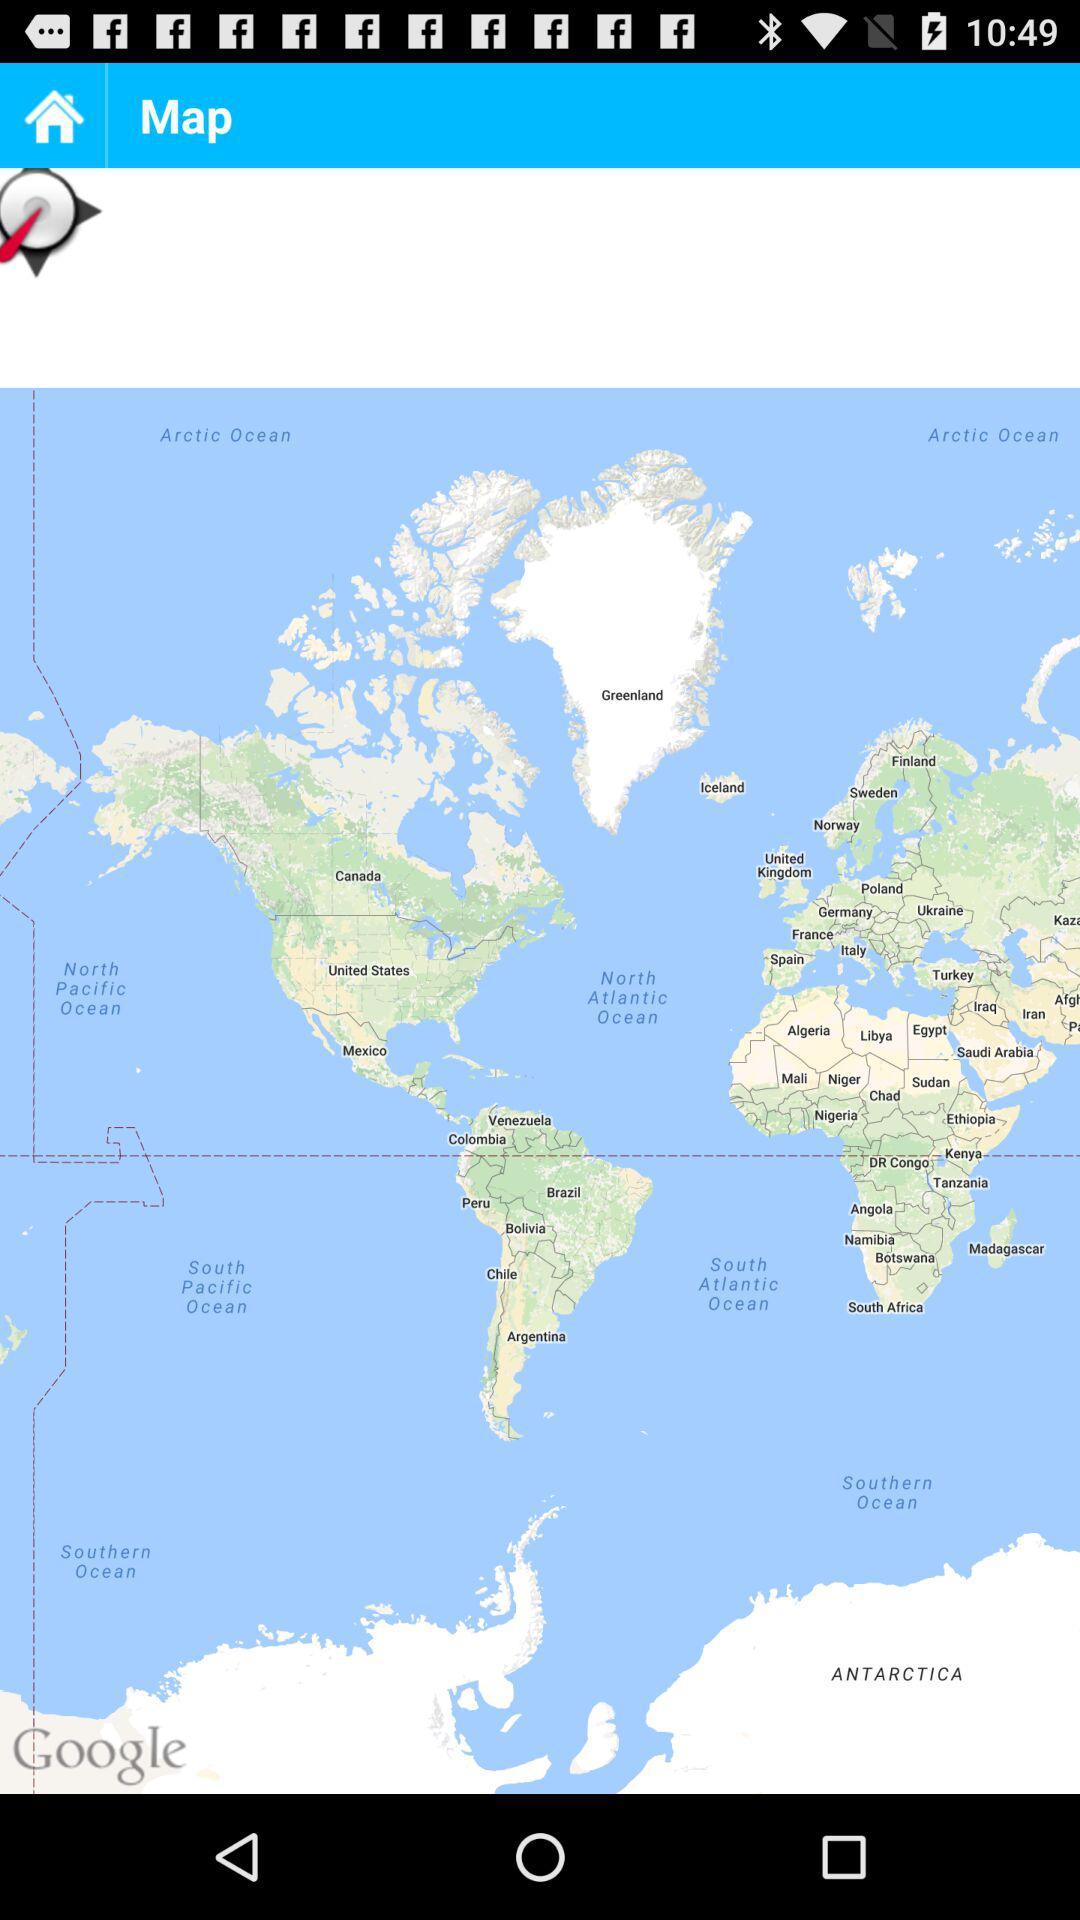 The width and height of the screenshot is (1080, 1920). I want to click on the home page, so click(51, 114).